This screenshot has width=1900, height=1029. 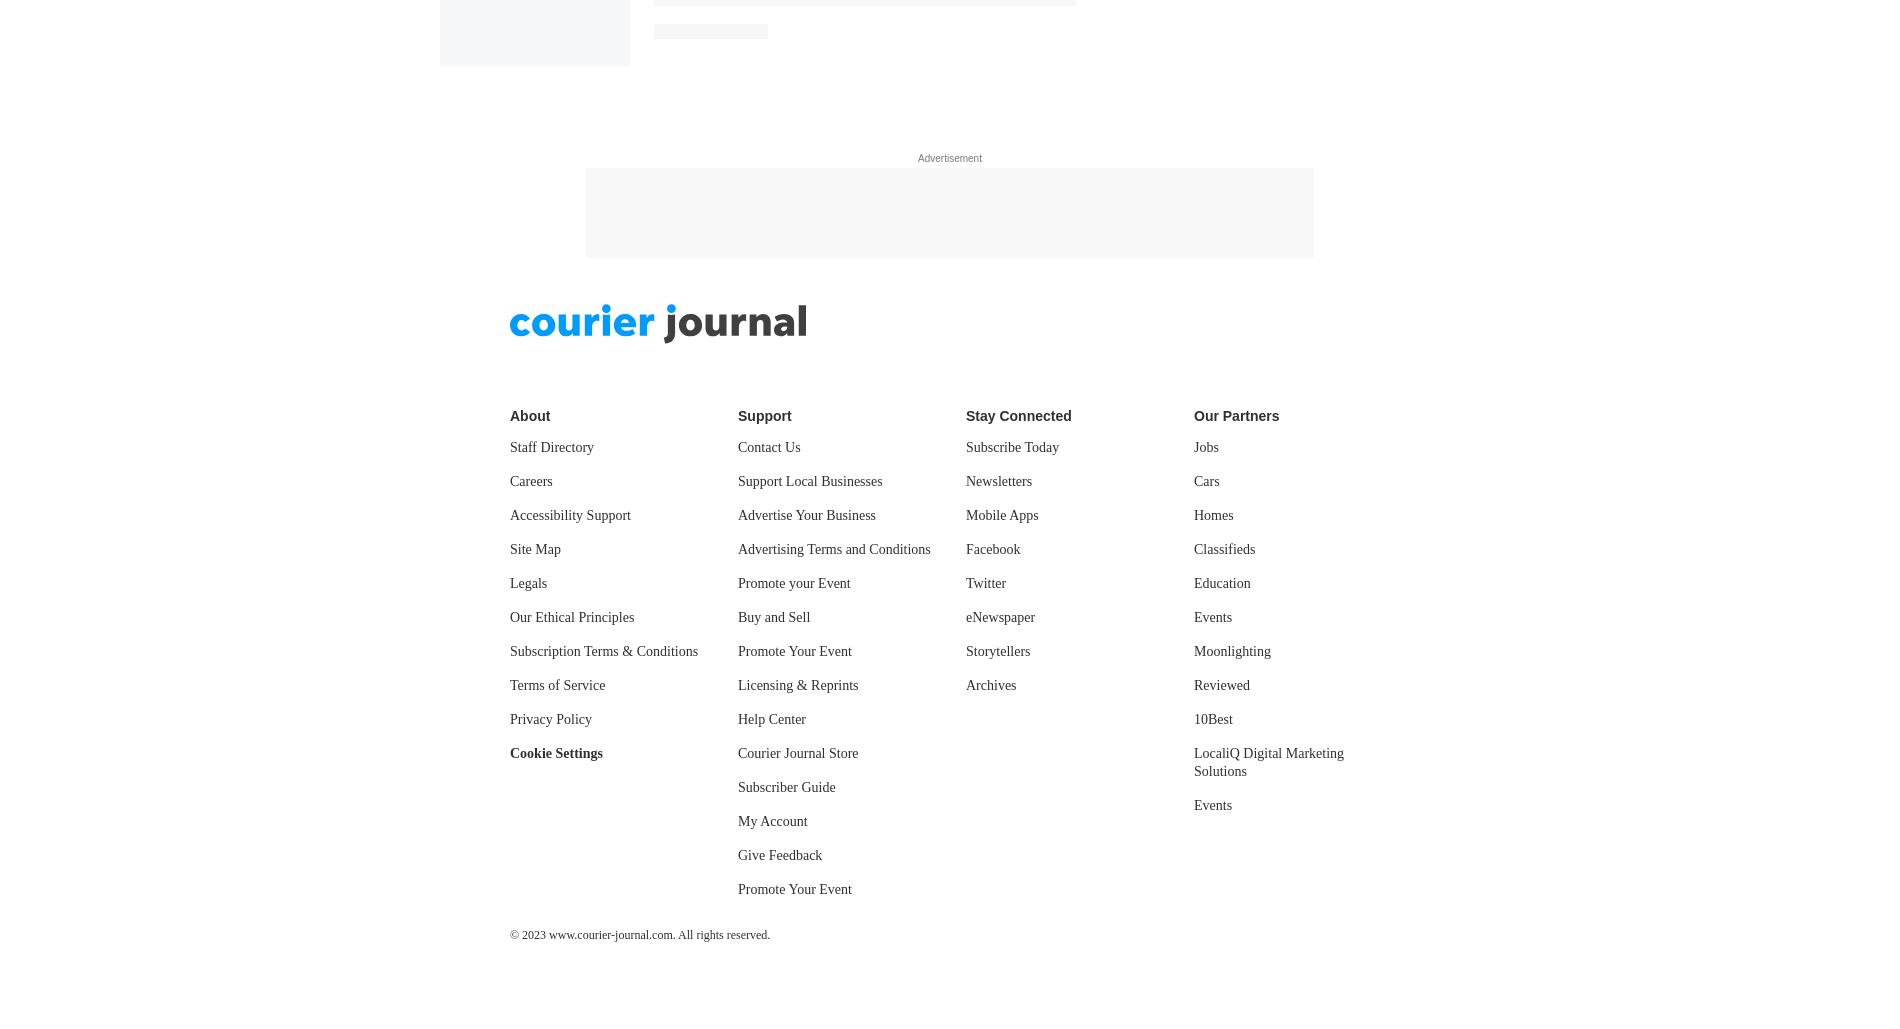 I want to click on 'Archives', so click(x=965, y=124).